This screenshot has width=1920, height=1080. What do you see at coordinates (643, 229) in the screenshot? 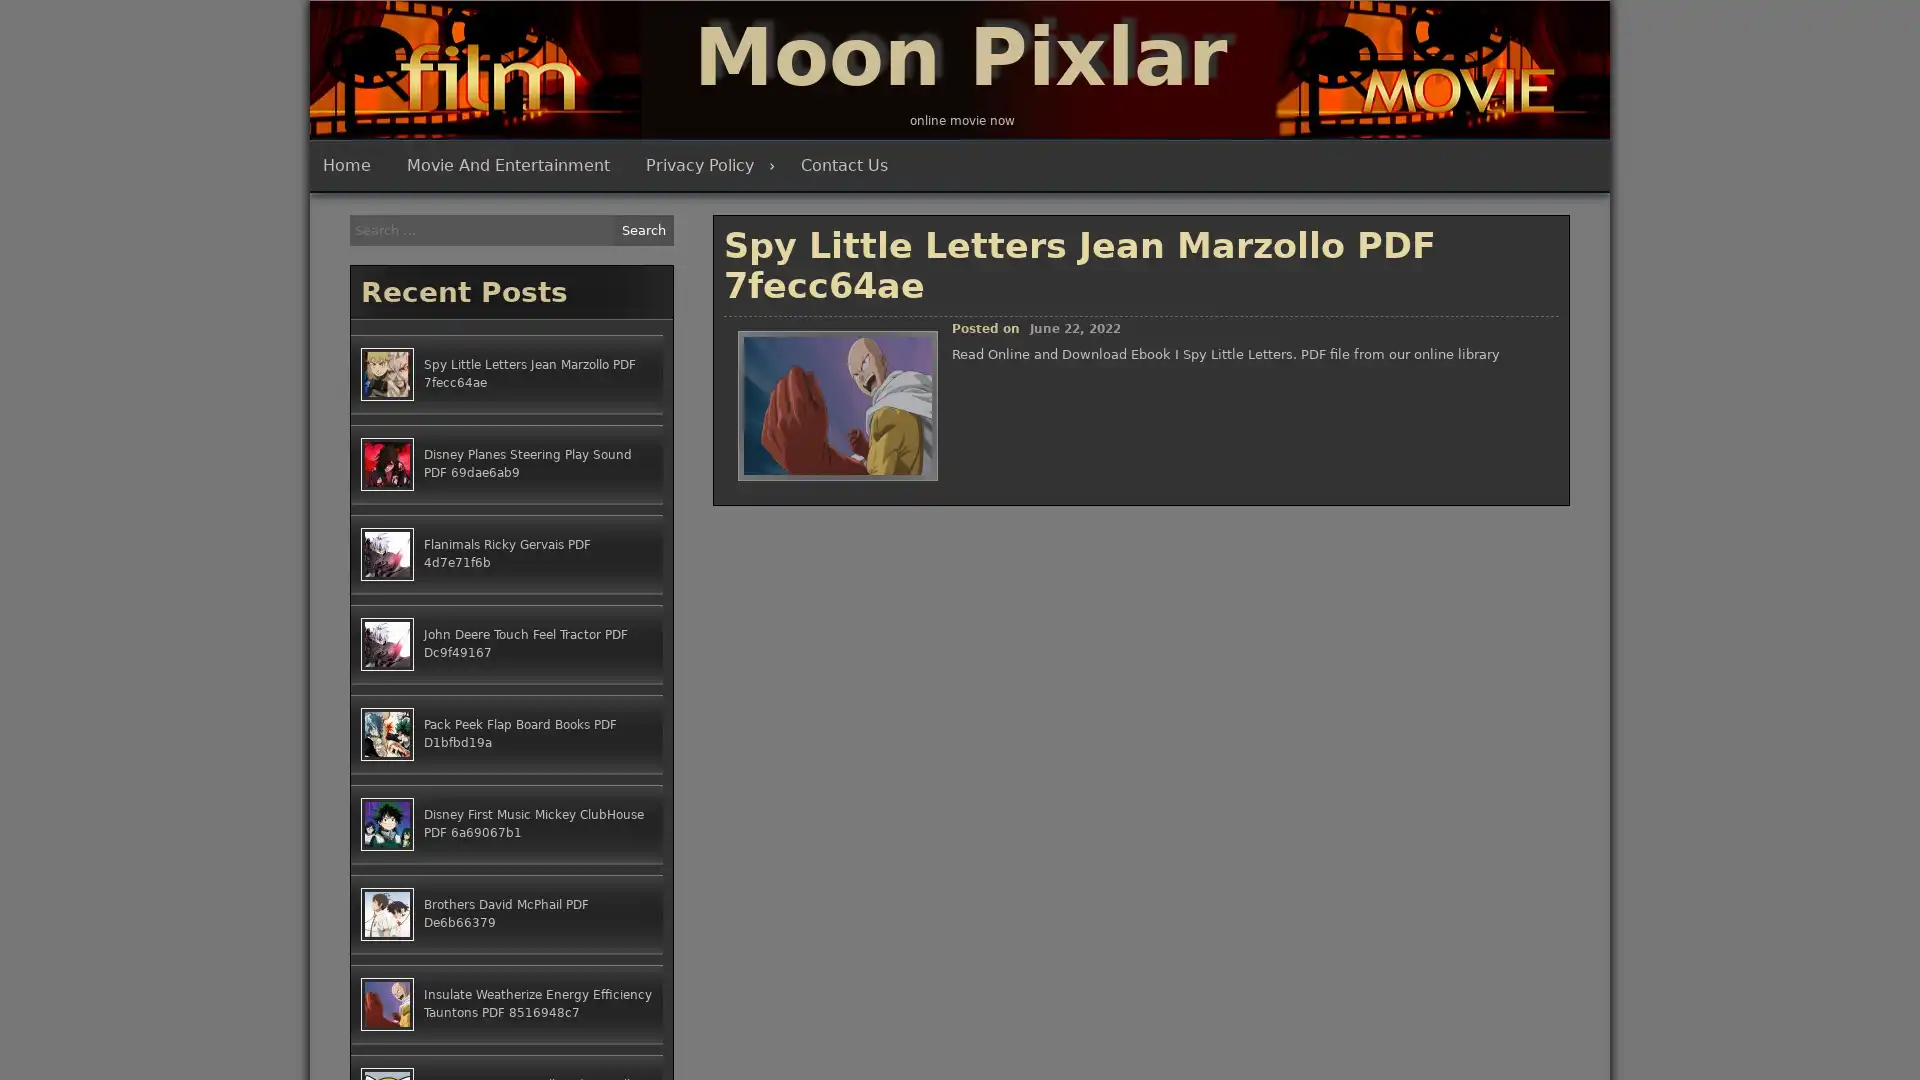
I see `Search` at bounding box center [643, 229].